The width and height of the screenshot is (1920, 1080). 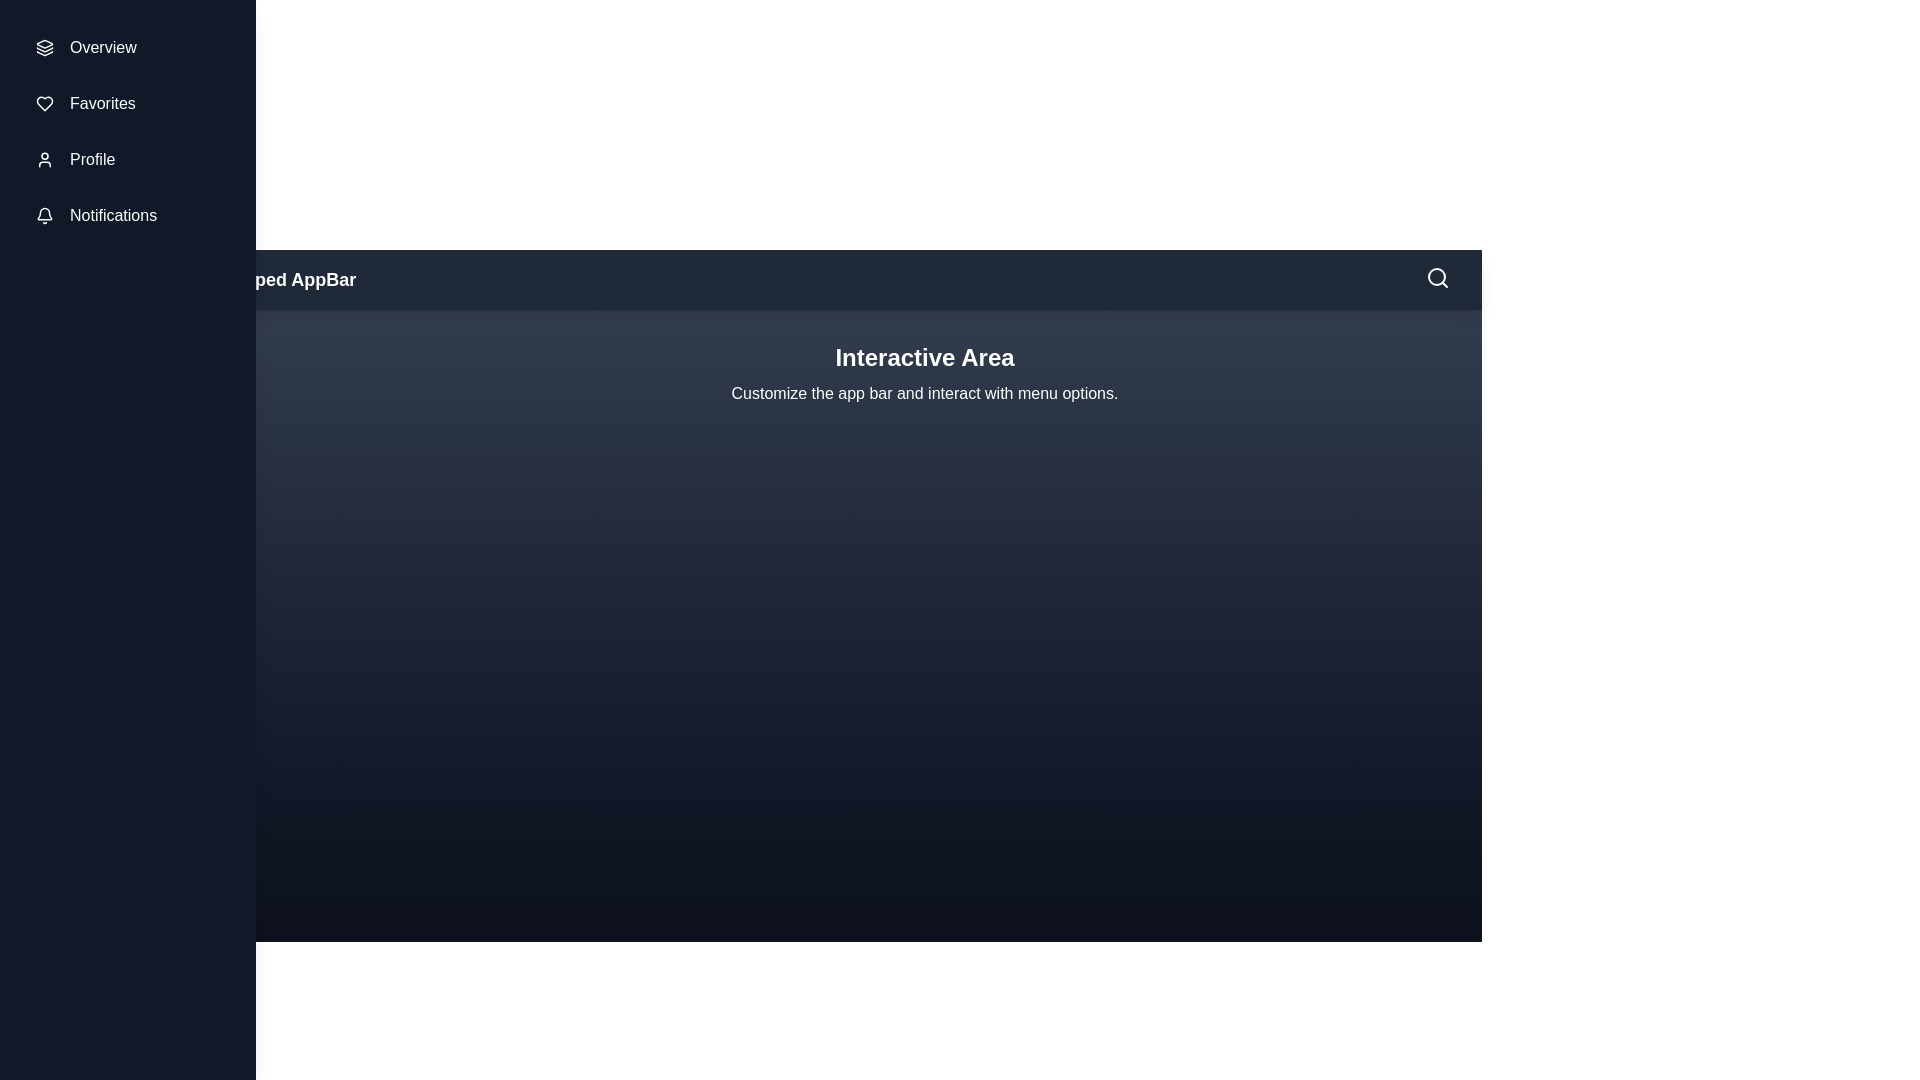 I want to click on the menu item Profile in the sidebar, so click(x=127, y=158).